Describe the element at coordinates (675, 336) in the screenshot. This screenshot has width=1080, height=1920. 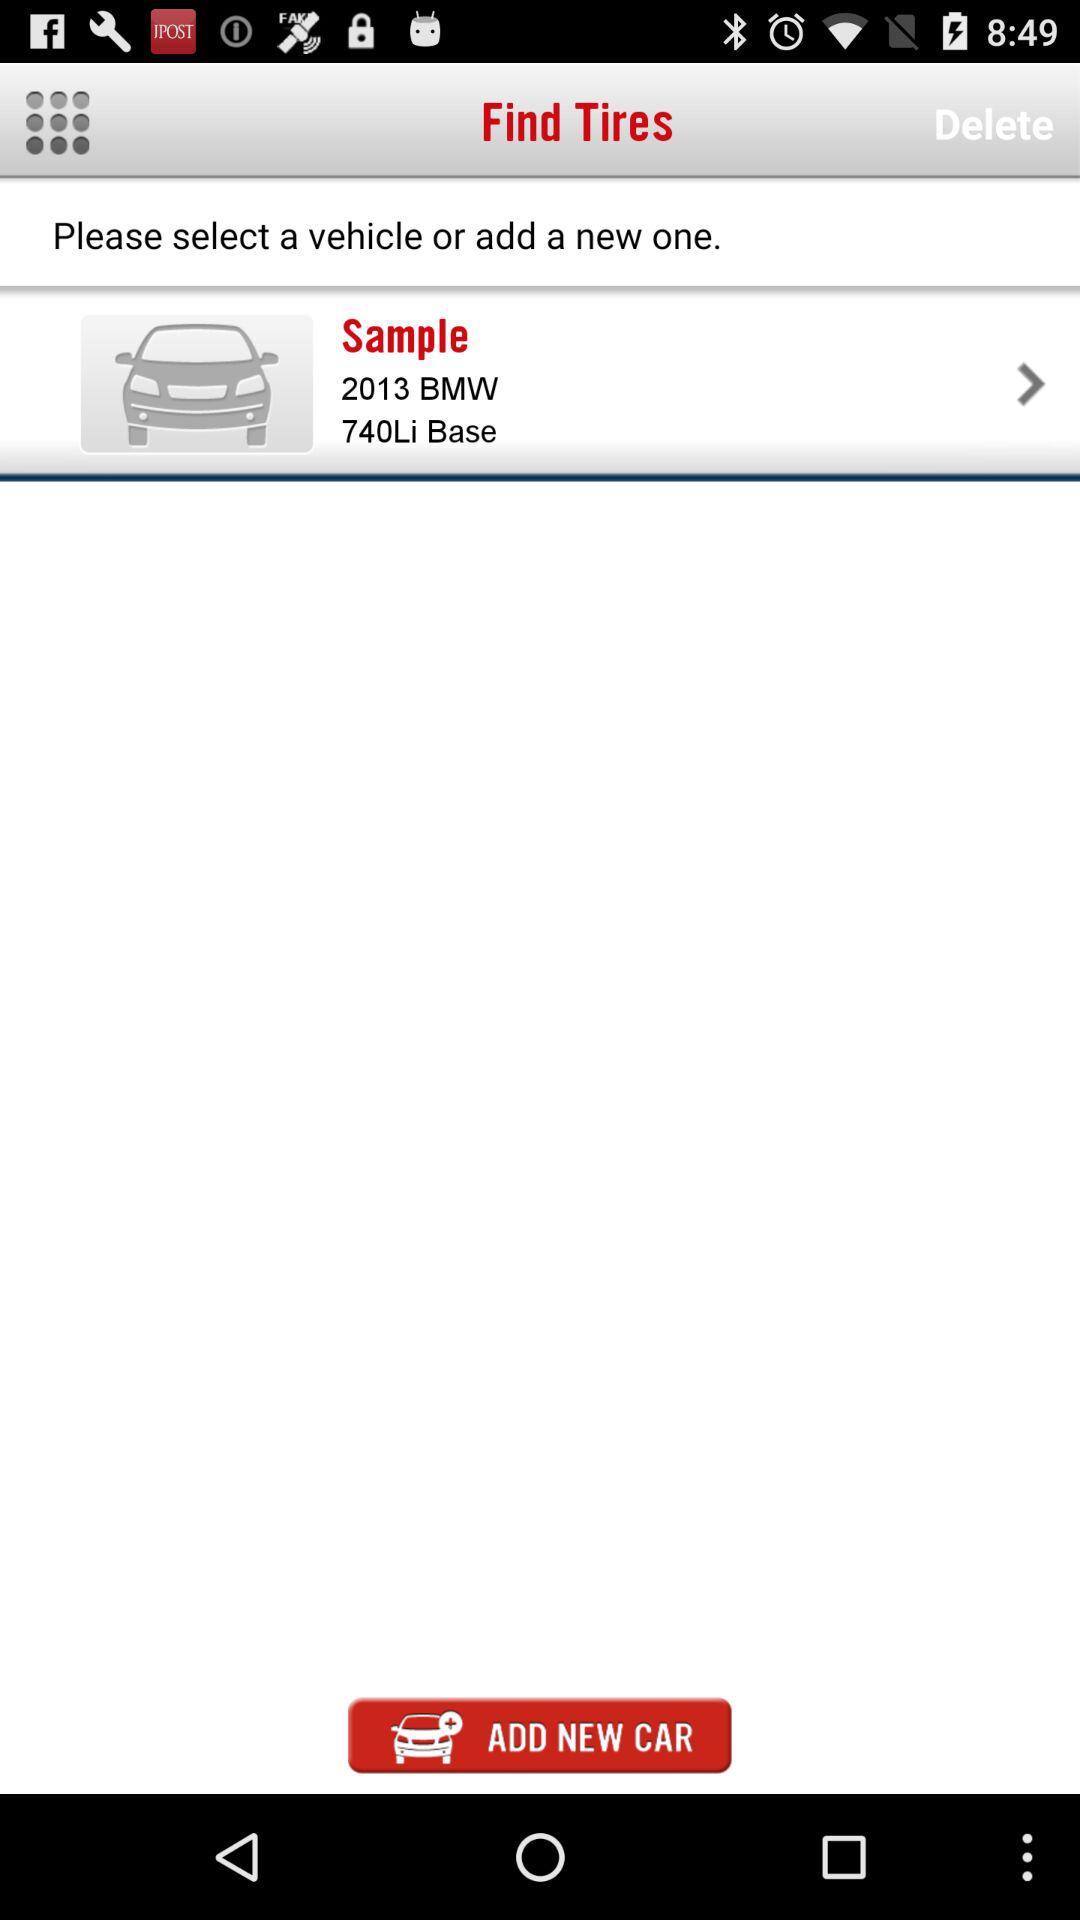
I see `the app below the please select a` at that location.